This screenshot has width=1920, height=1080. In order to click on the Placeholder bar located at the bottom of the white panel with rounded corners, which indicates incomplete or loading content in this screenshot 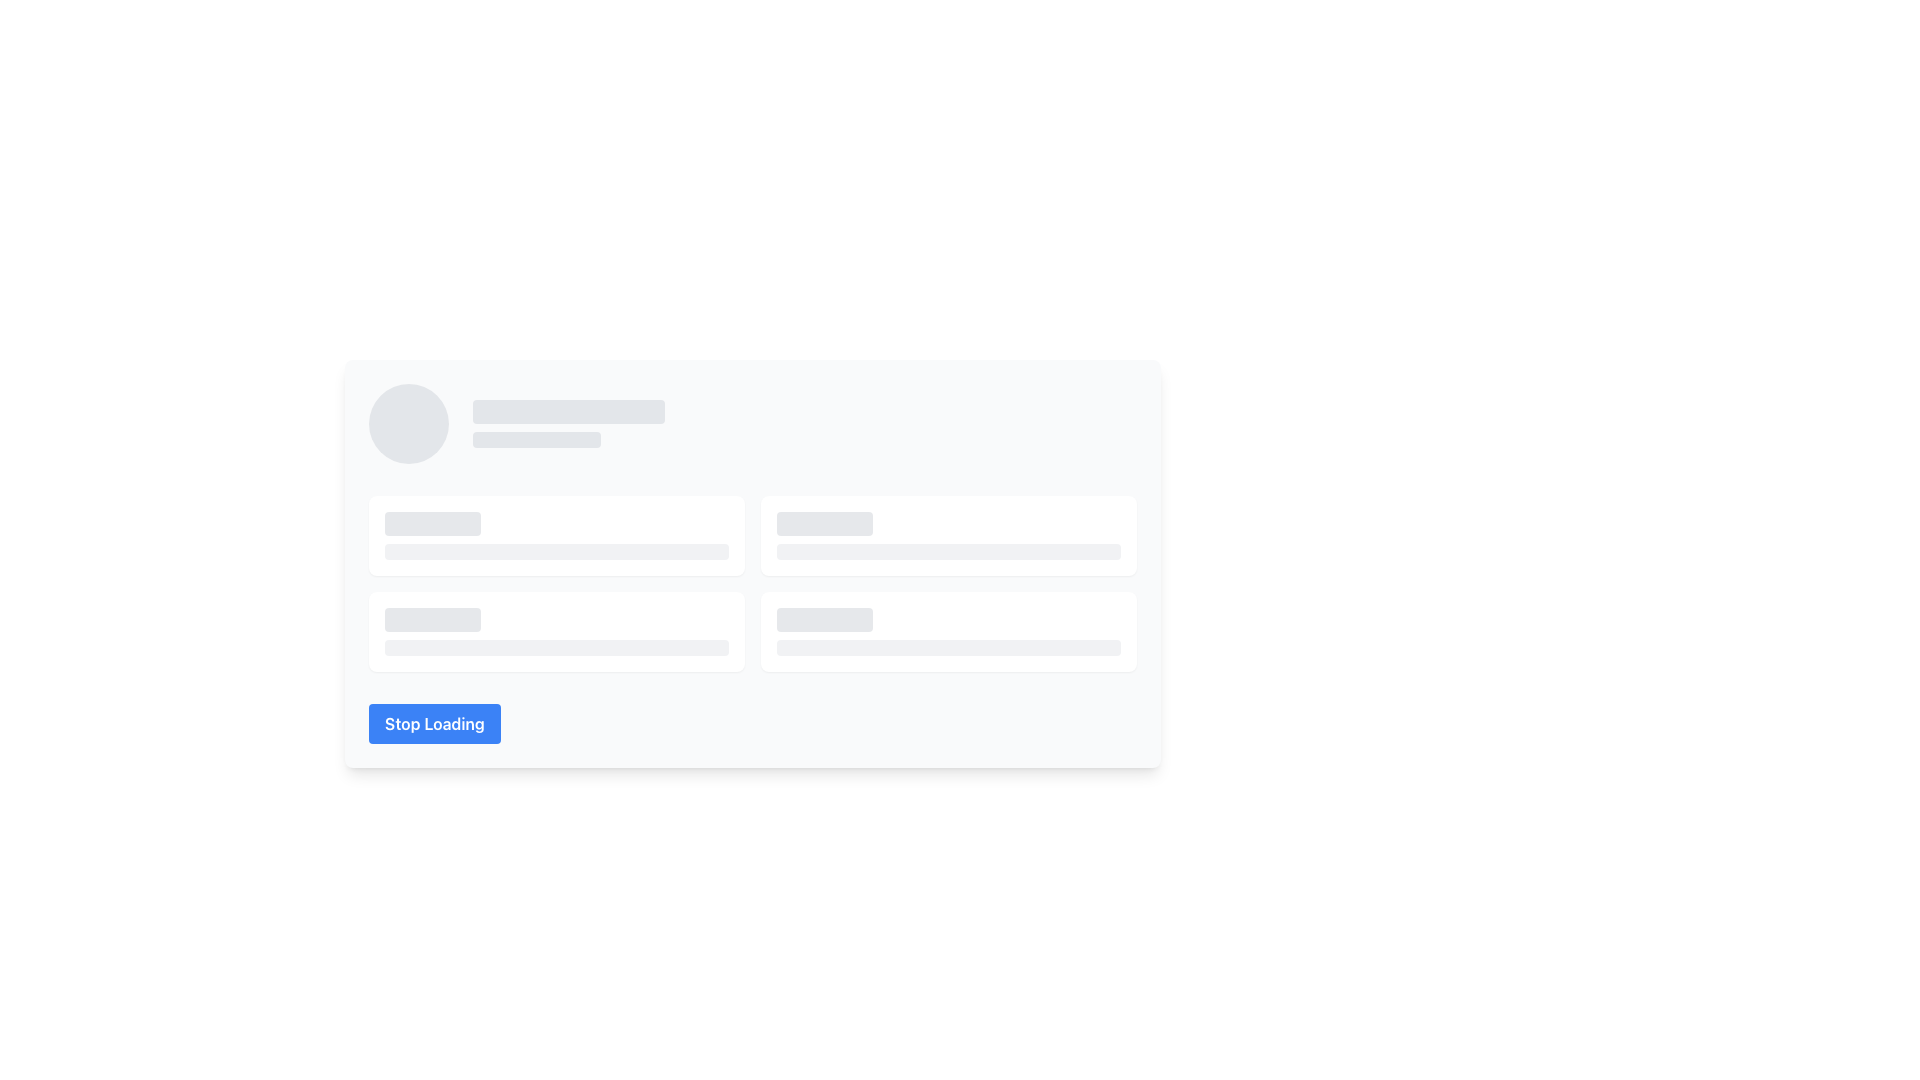, I will do `click(948, 551)`.